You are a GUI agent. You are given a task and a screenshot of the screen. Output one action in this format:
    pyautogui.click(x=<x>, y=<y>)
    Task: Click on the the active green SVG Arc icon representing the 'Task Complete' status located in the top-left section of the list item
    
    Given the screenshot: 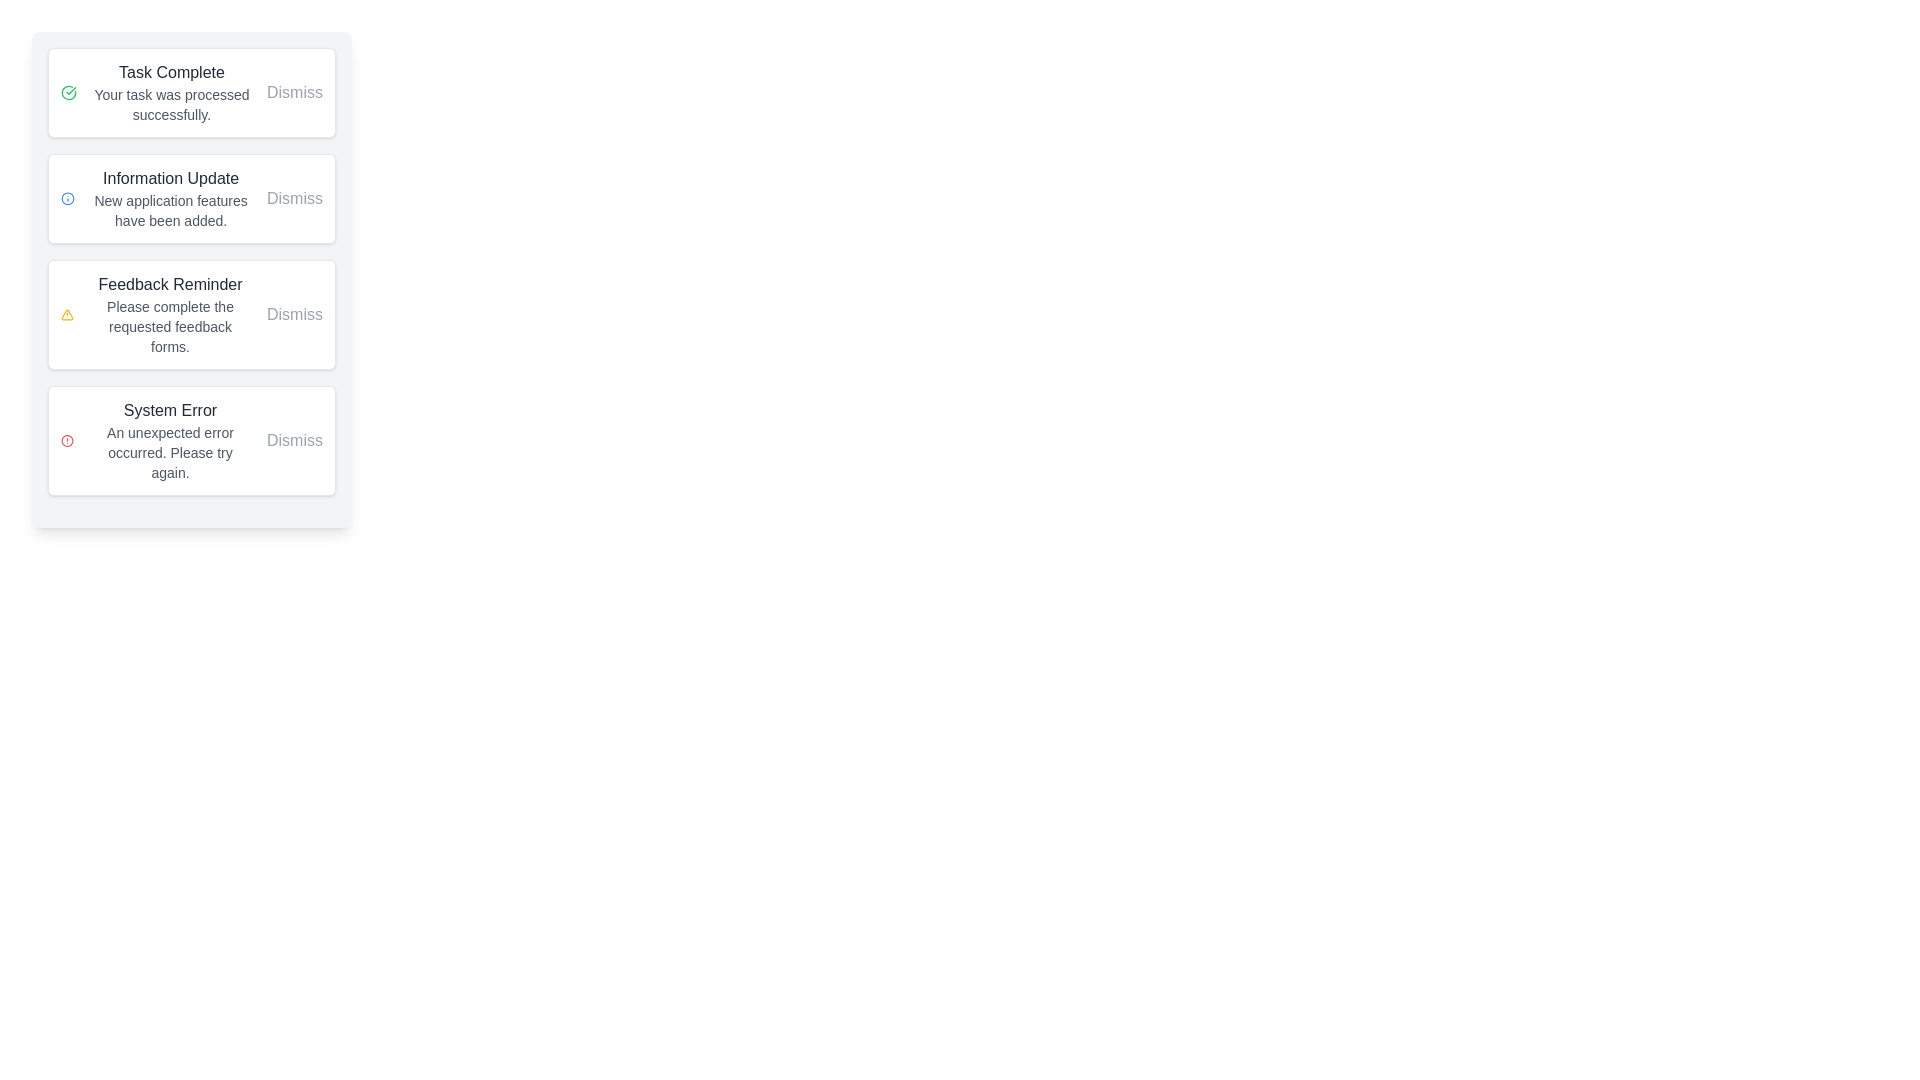 What is the action you would take?
    pyautogui.click(x=68, y=92)
    